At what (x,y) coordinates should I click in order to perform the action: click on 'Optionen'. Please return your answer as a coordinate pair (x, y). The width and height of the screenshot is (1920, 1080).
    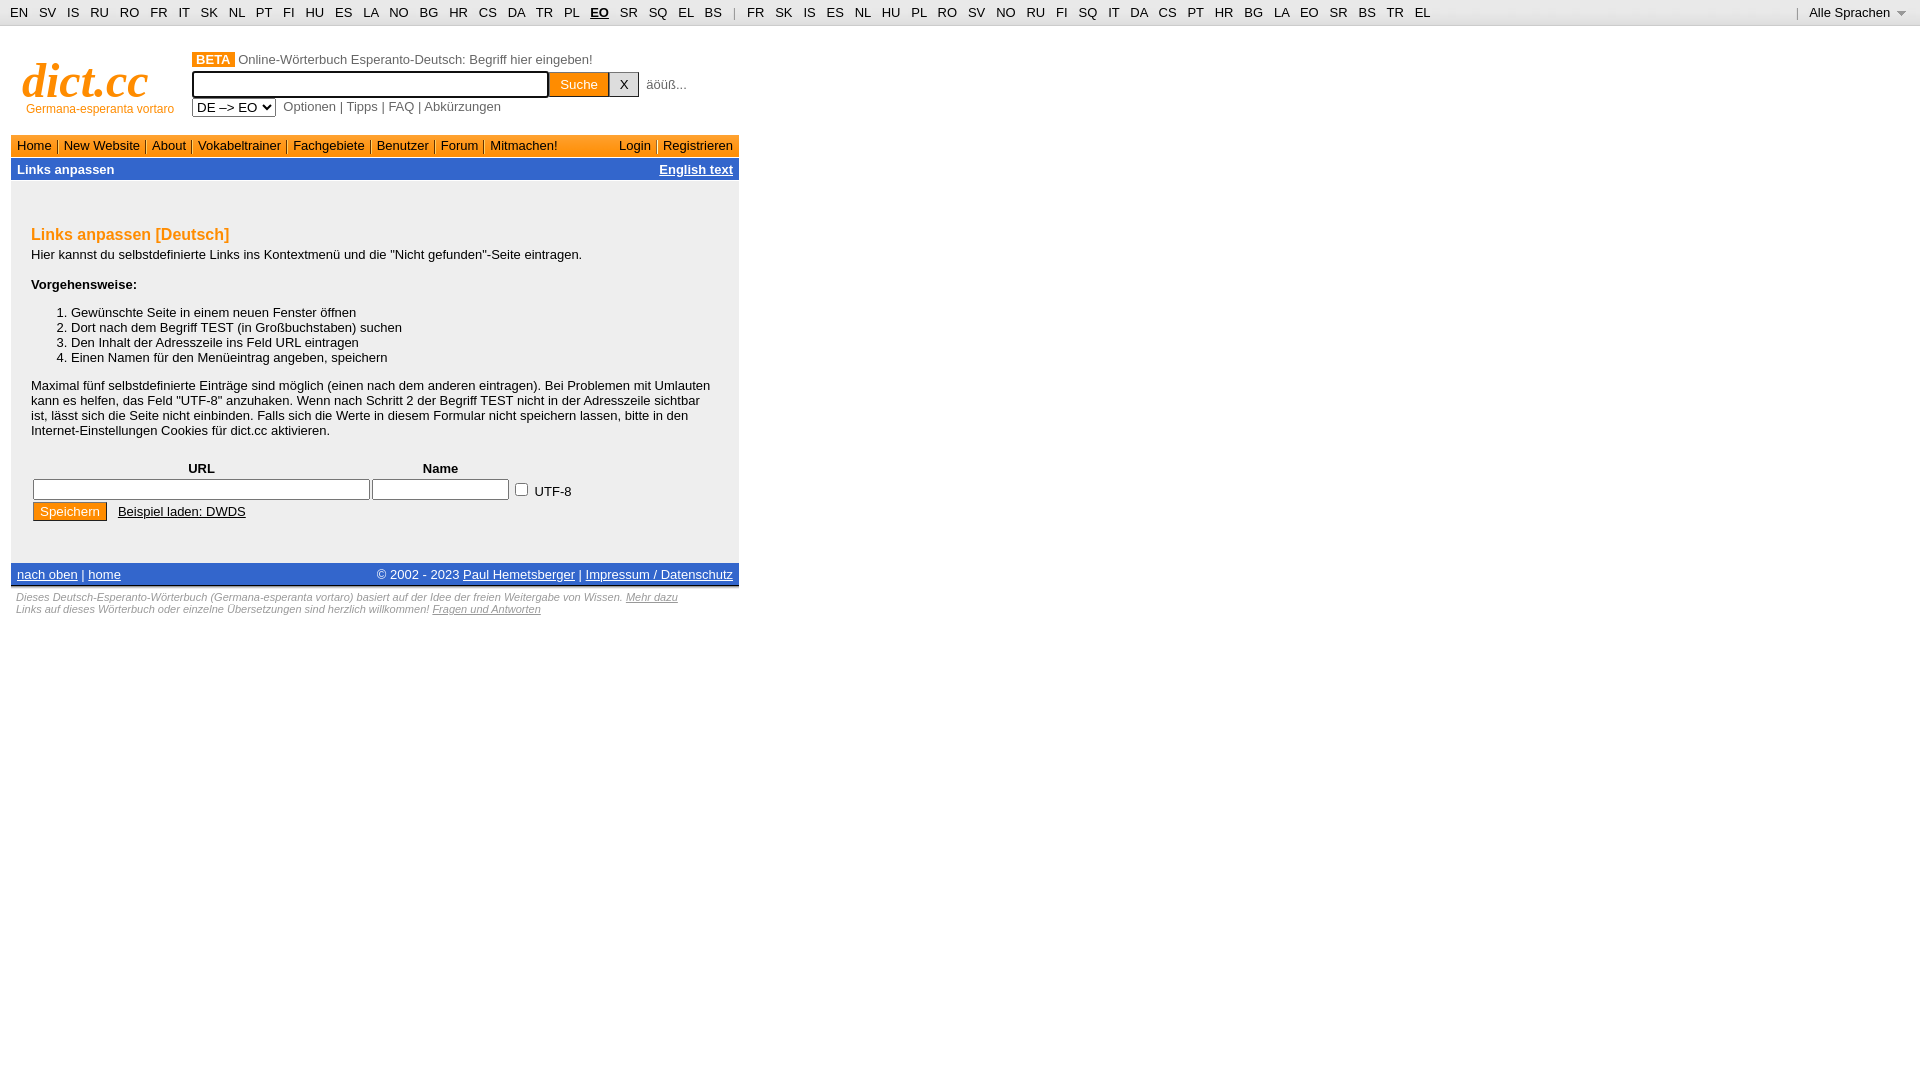
    Looking at the image, I should click on (308, 106).